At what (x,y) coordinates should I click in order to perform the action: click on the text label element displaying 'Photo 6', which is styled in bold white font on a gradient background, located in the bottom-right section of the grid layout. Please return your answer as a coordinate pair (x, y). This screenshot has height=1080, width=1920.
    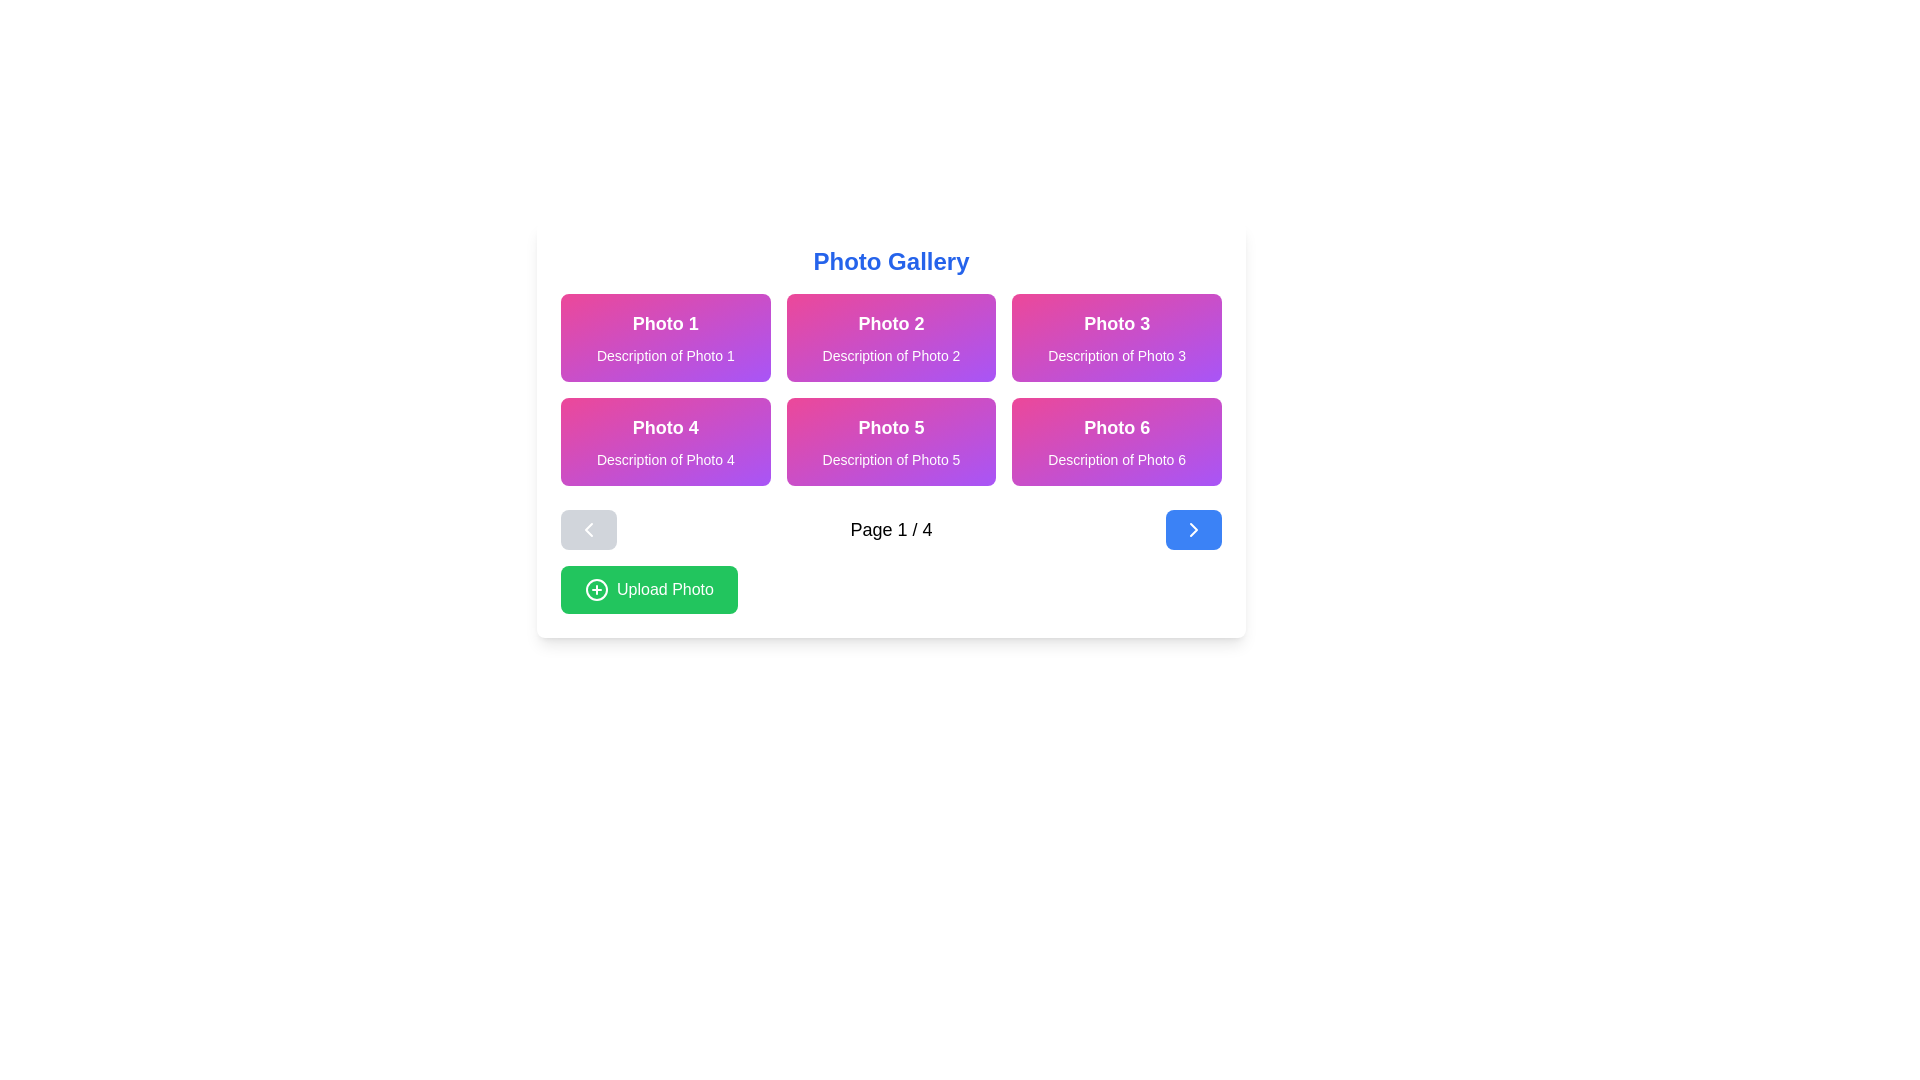
    Looking at the image, I should click on (1116, 427).